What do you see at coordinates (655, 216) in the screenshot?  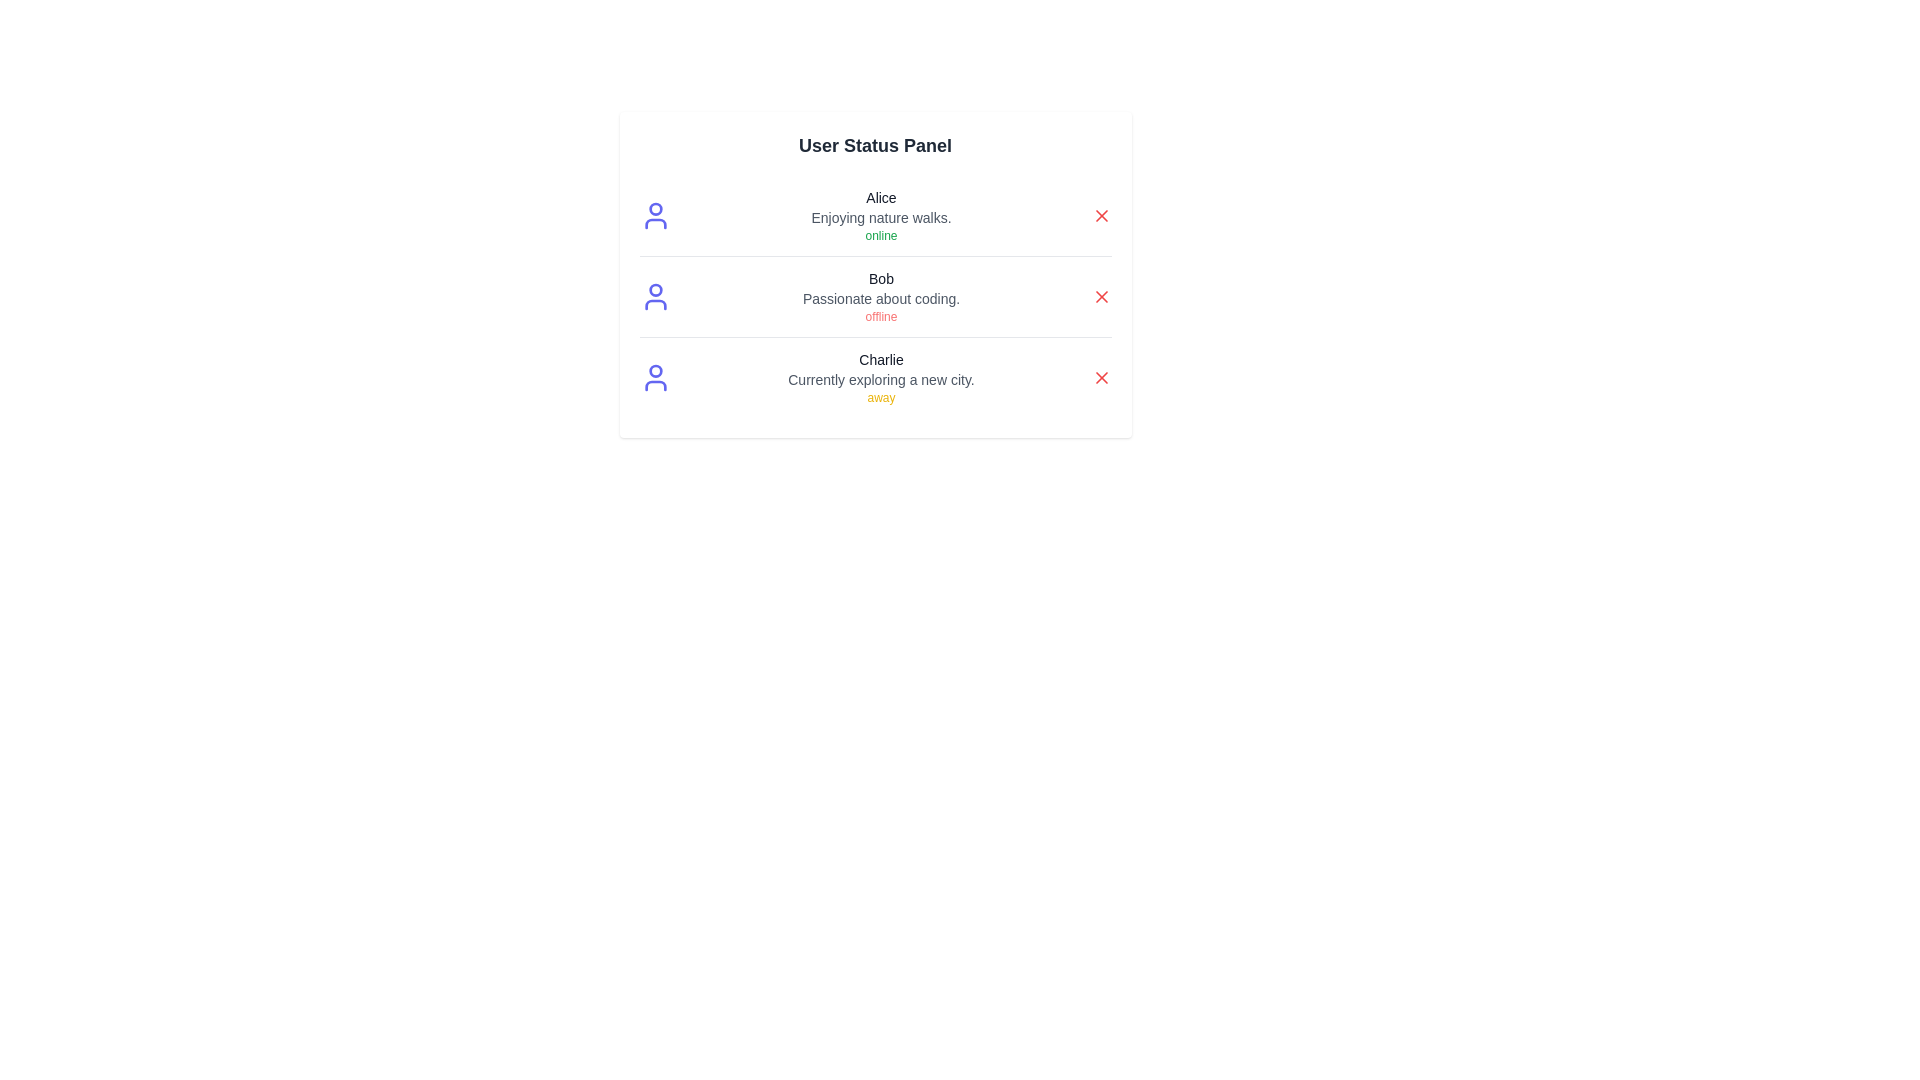 I see `the user icon representing 'Alice' in the User Status Panel, which is located to the left of the text 'Alice' in the first row` at bounding box center [655, 216].